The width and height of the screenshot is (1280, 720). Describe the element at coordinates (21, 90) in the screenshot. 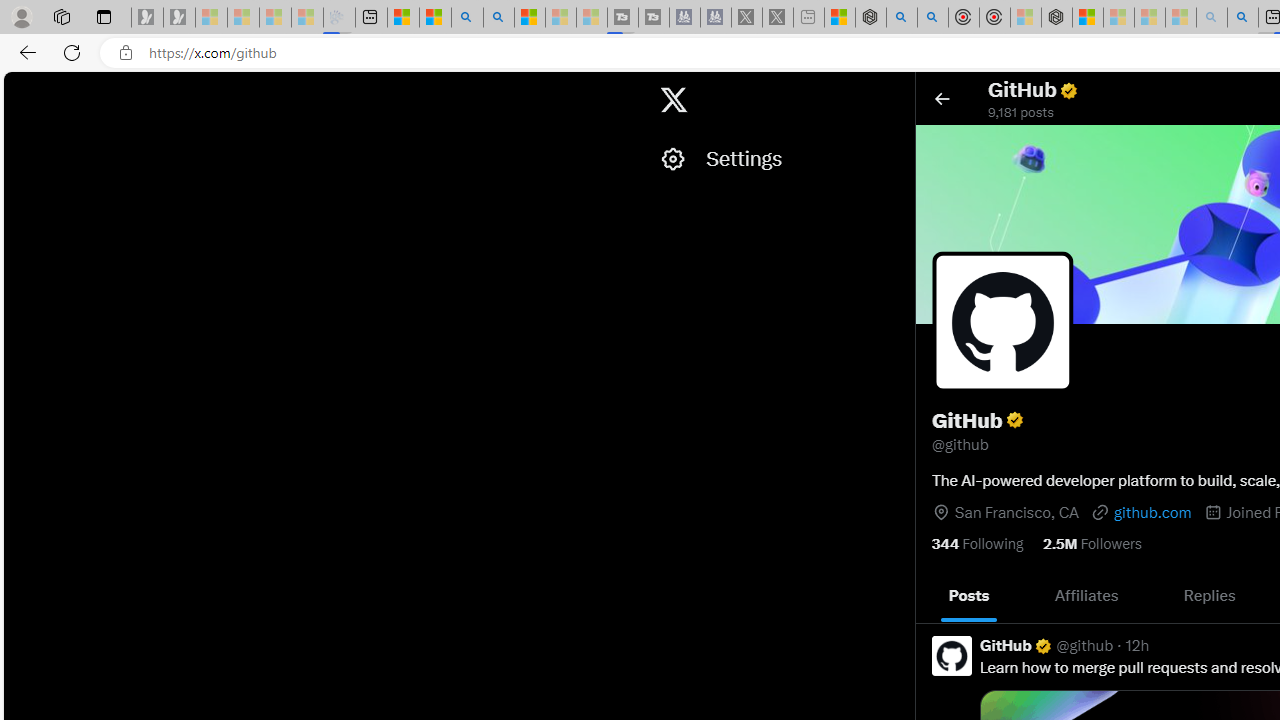

I see `'Skip to home timeline'` at that location.